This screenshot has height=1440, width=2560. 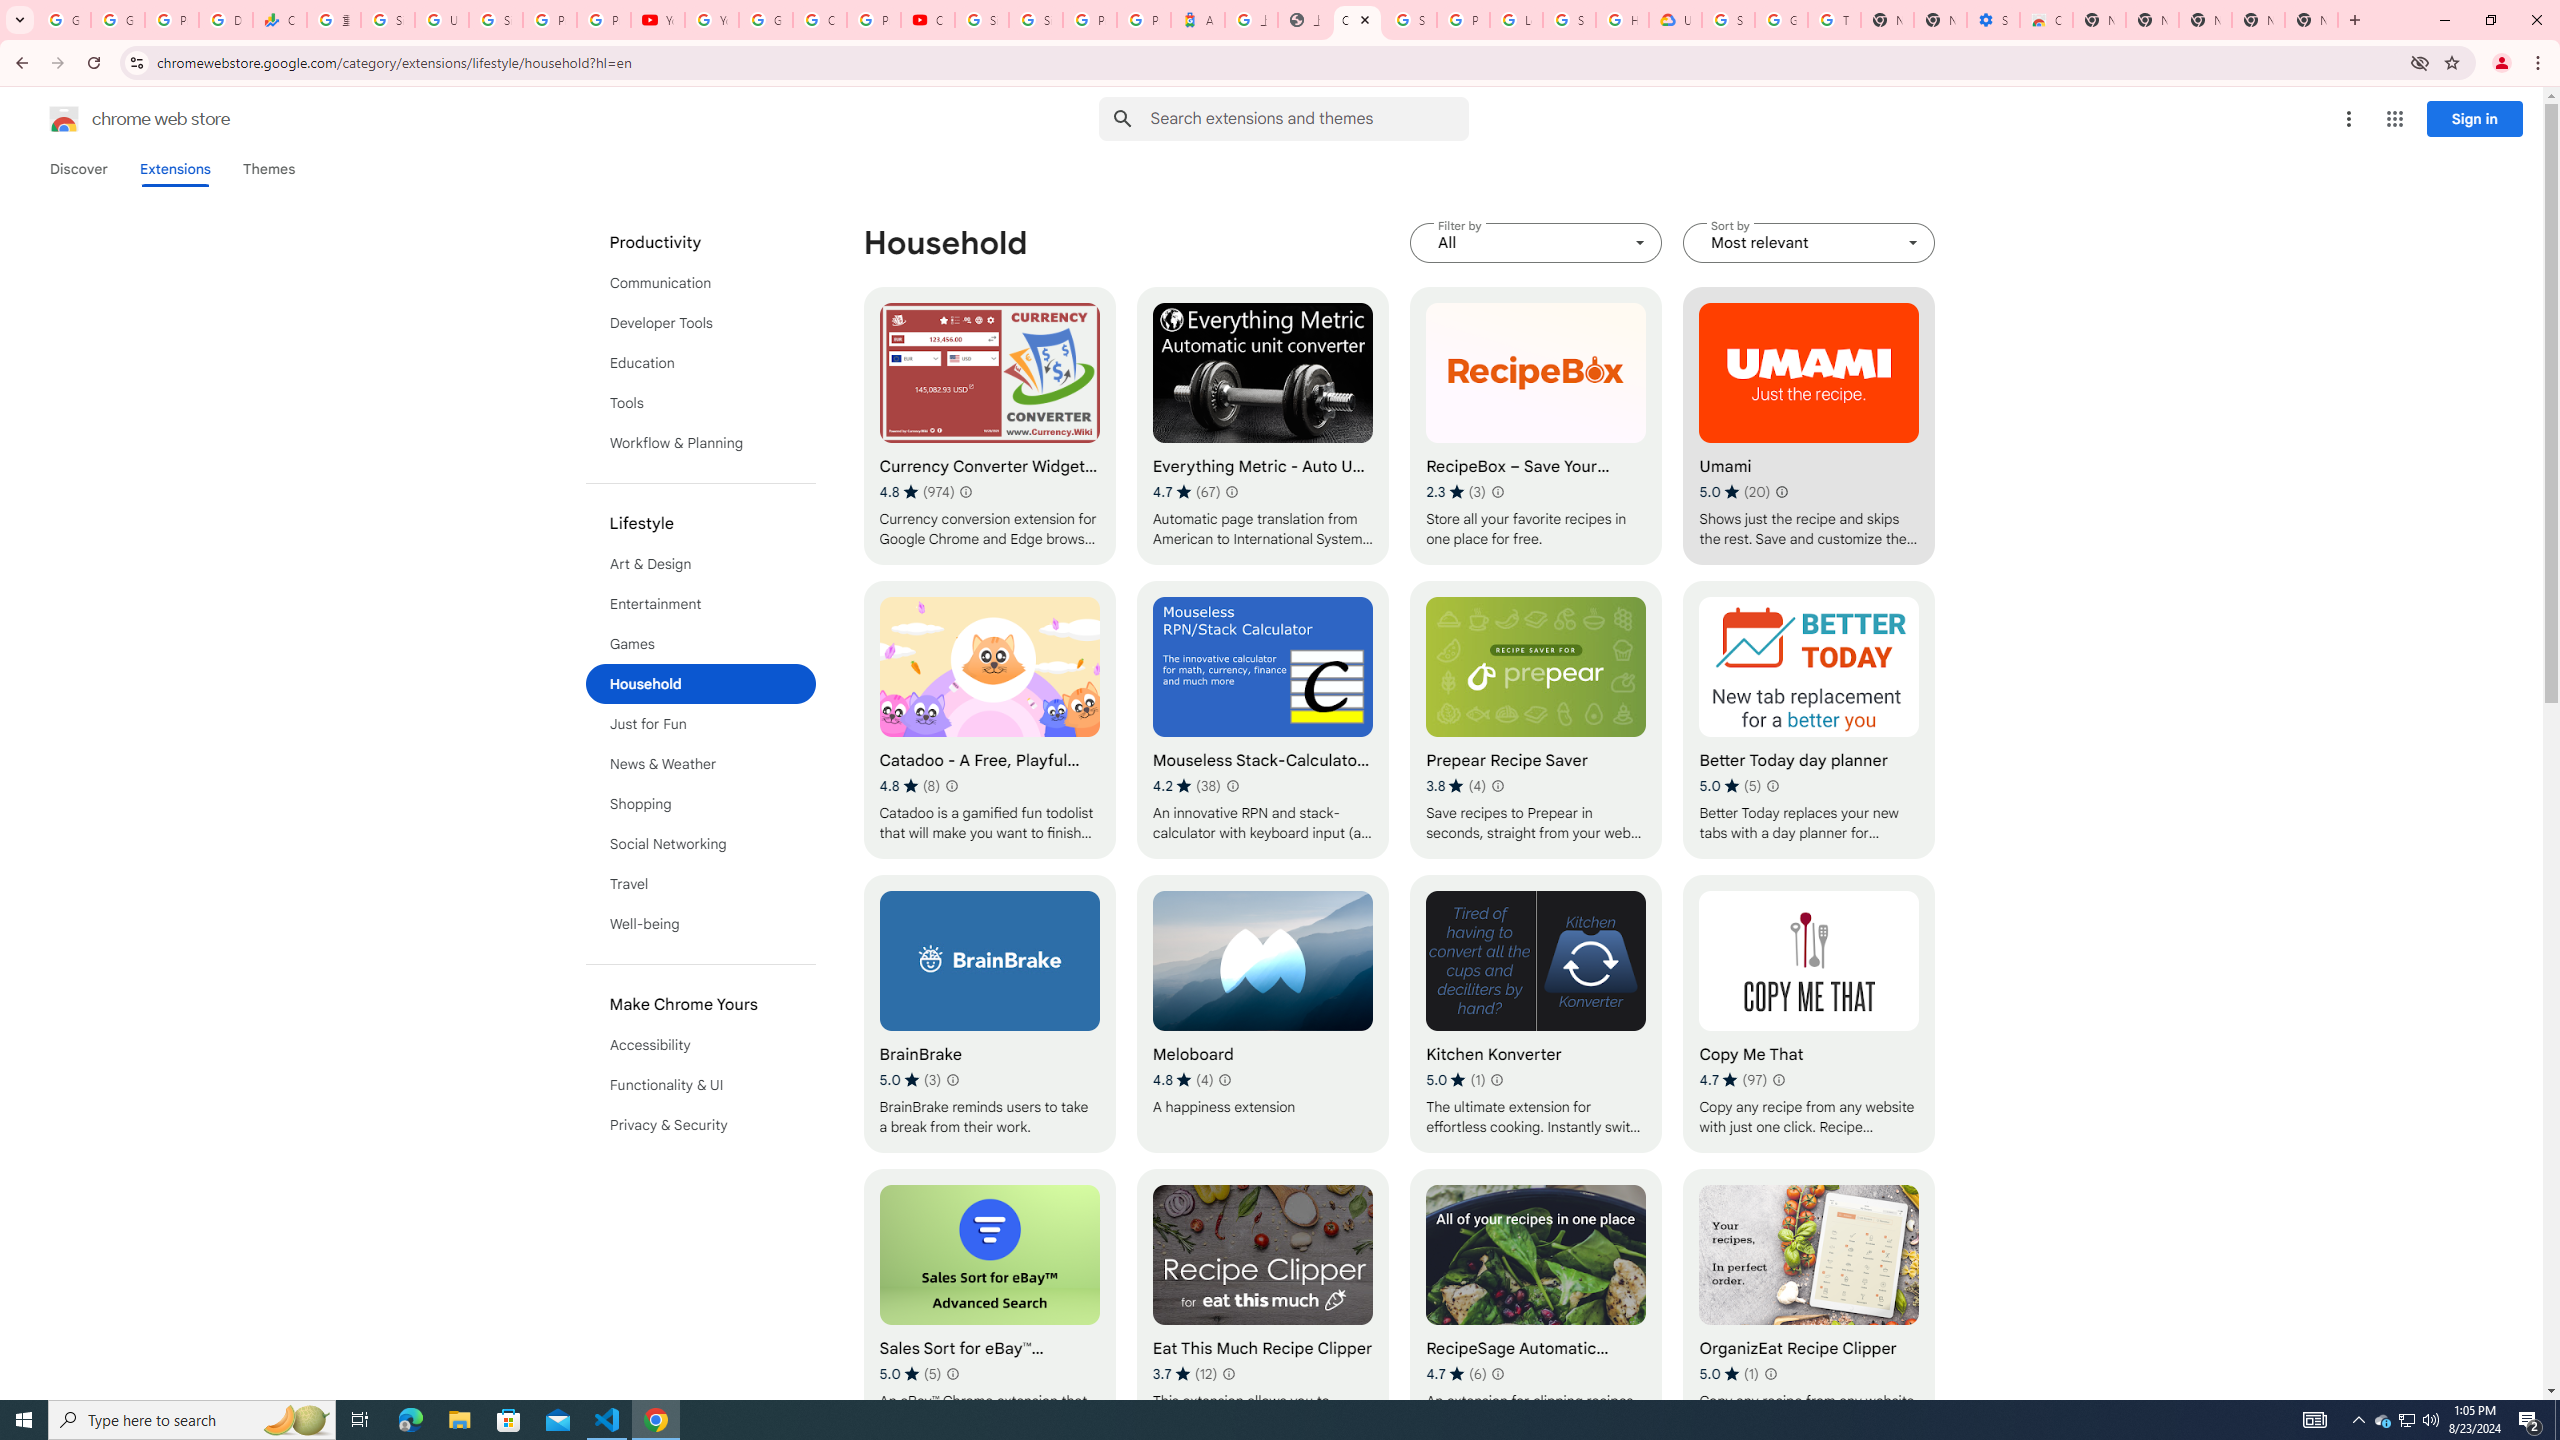 What do you see at coordinates (1263, 1307) in the screenshot?
I see `'Eat This Much Recipe Clipper'` at bounding box center [1263, 1307].